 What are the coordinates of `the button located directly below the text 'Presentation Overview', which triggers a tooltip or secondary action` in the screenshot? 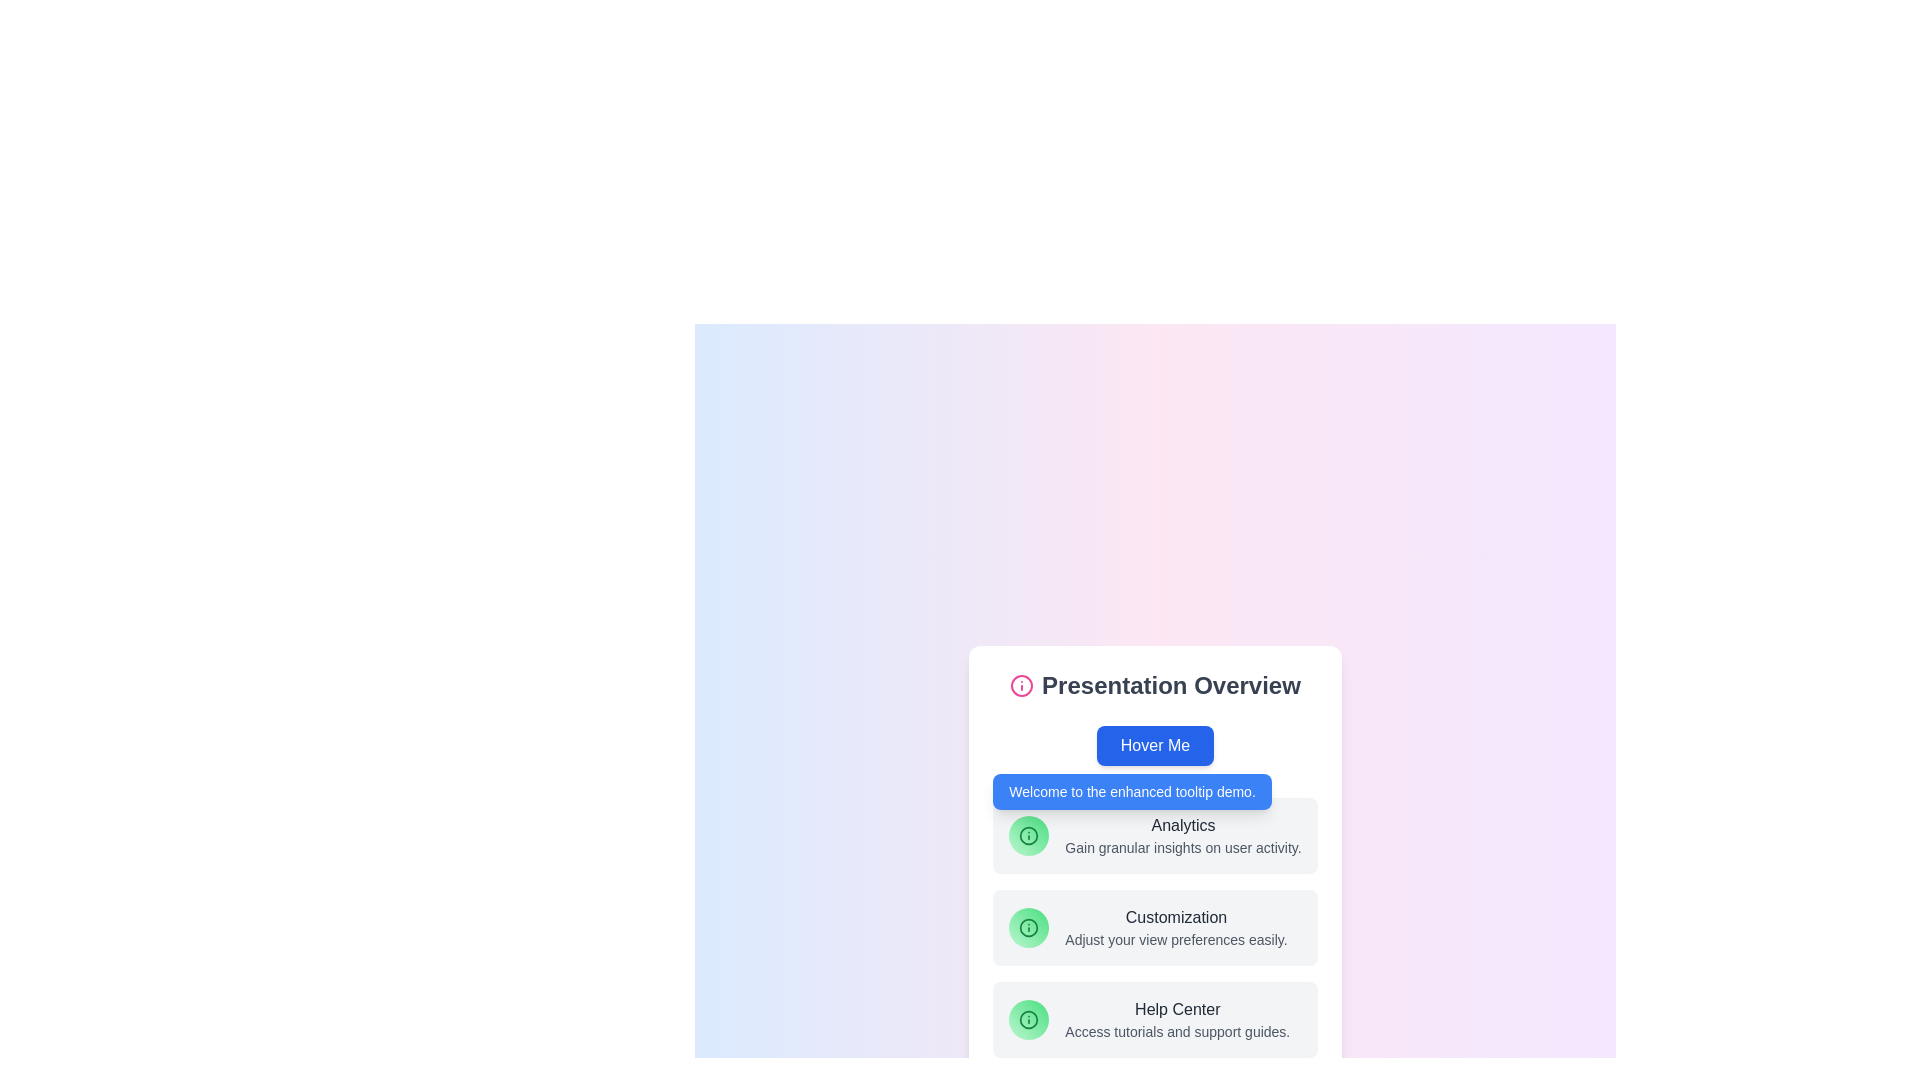 It's located at (1155, 745).